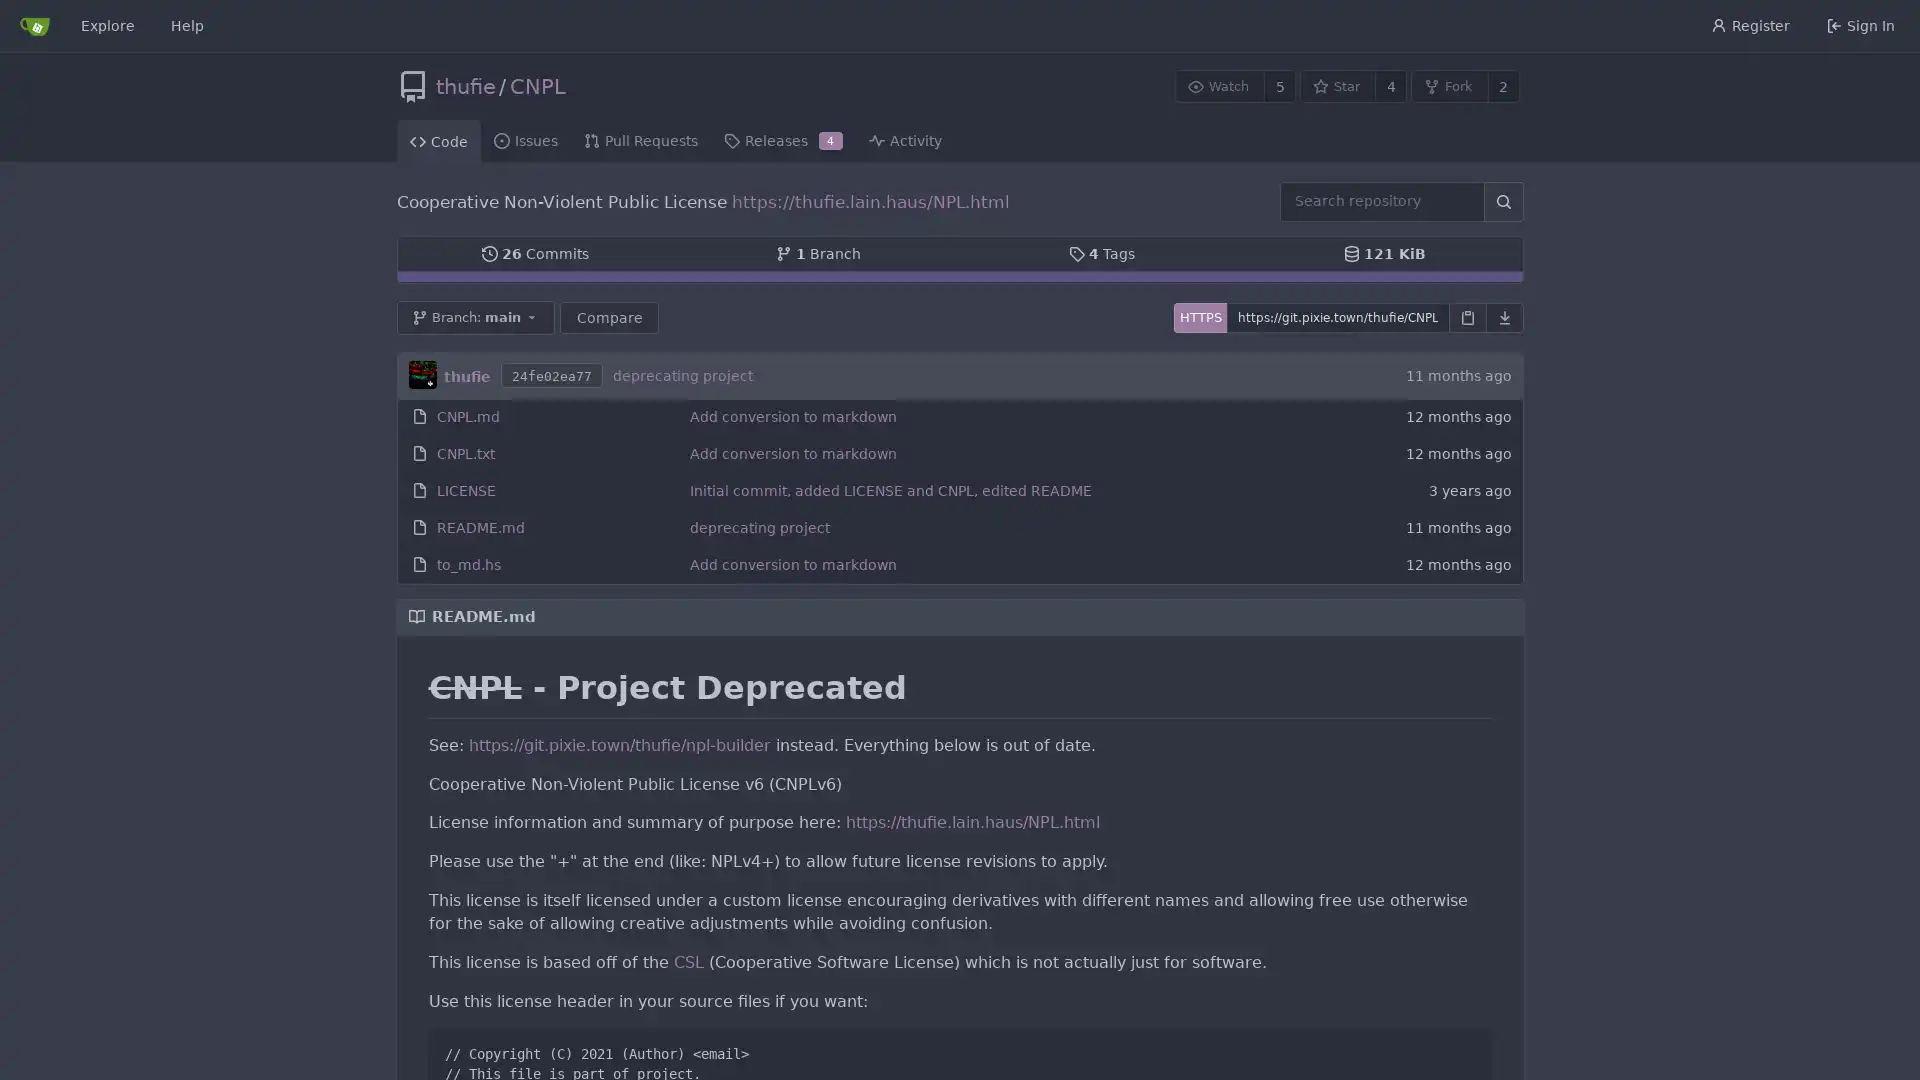 Image resolution: width=1920 pixels, height=1080 pixels. What do you see at coordinates (608, 316) in the screenshot?
I see `Compare` at bounding box center [608, 316].